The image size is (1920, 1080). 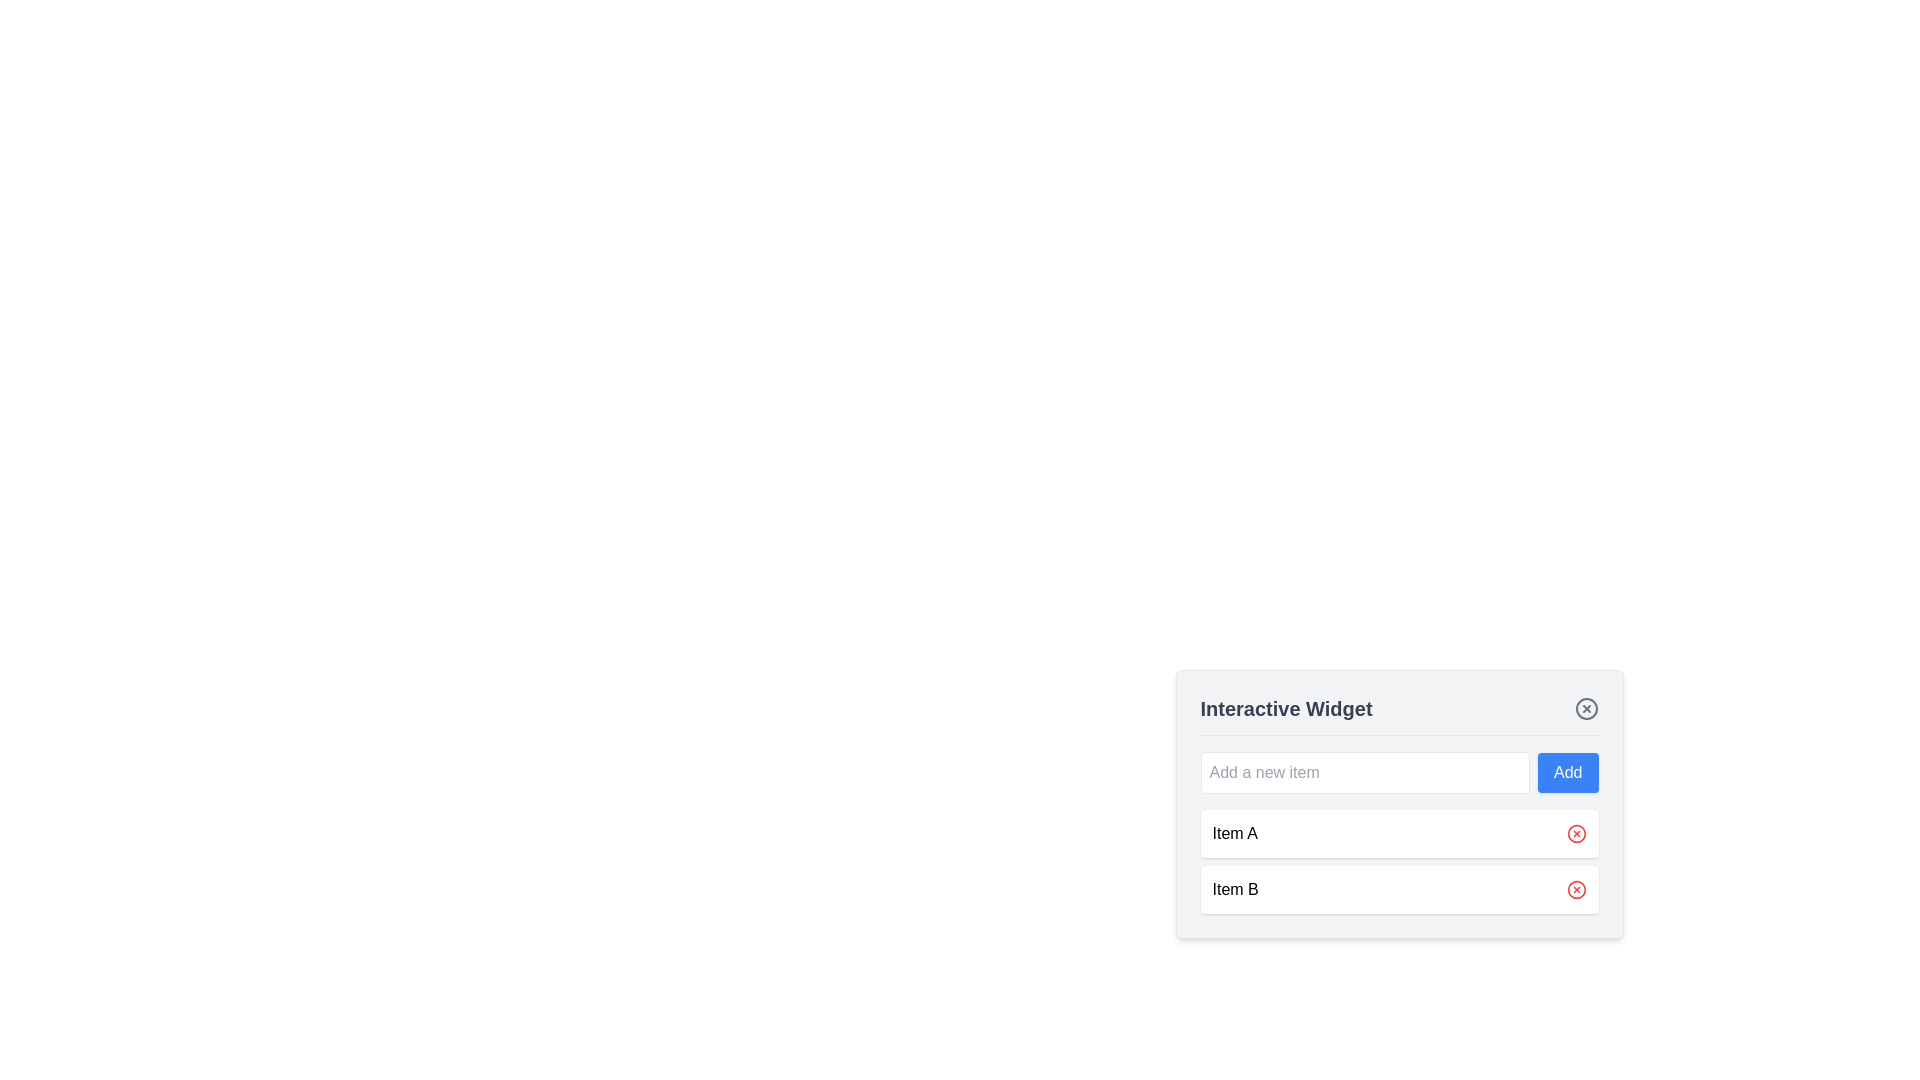 What do you see at coordinates (1286, 708) in the screenshot?
I see `the 'Interactive Widget' text label, which is a bold, larger-sized grayish text positioned at the top-left corner of a panel in the widget interface` at bounding box center [1286, 708].